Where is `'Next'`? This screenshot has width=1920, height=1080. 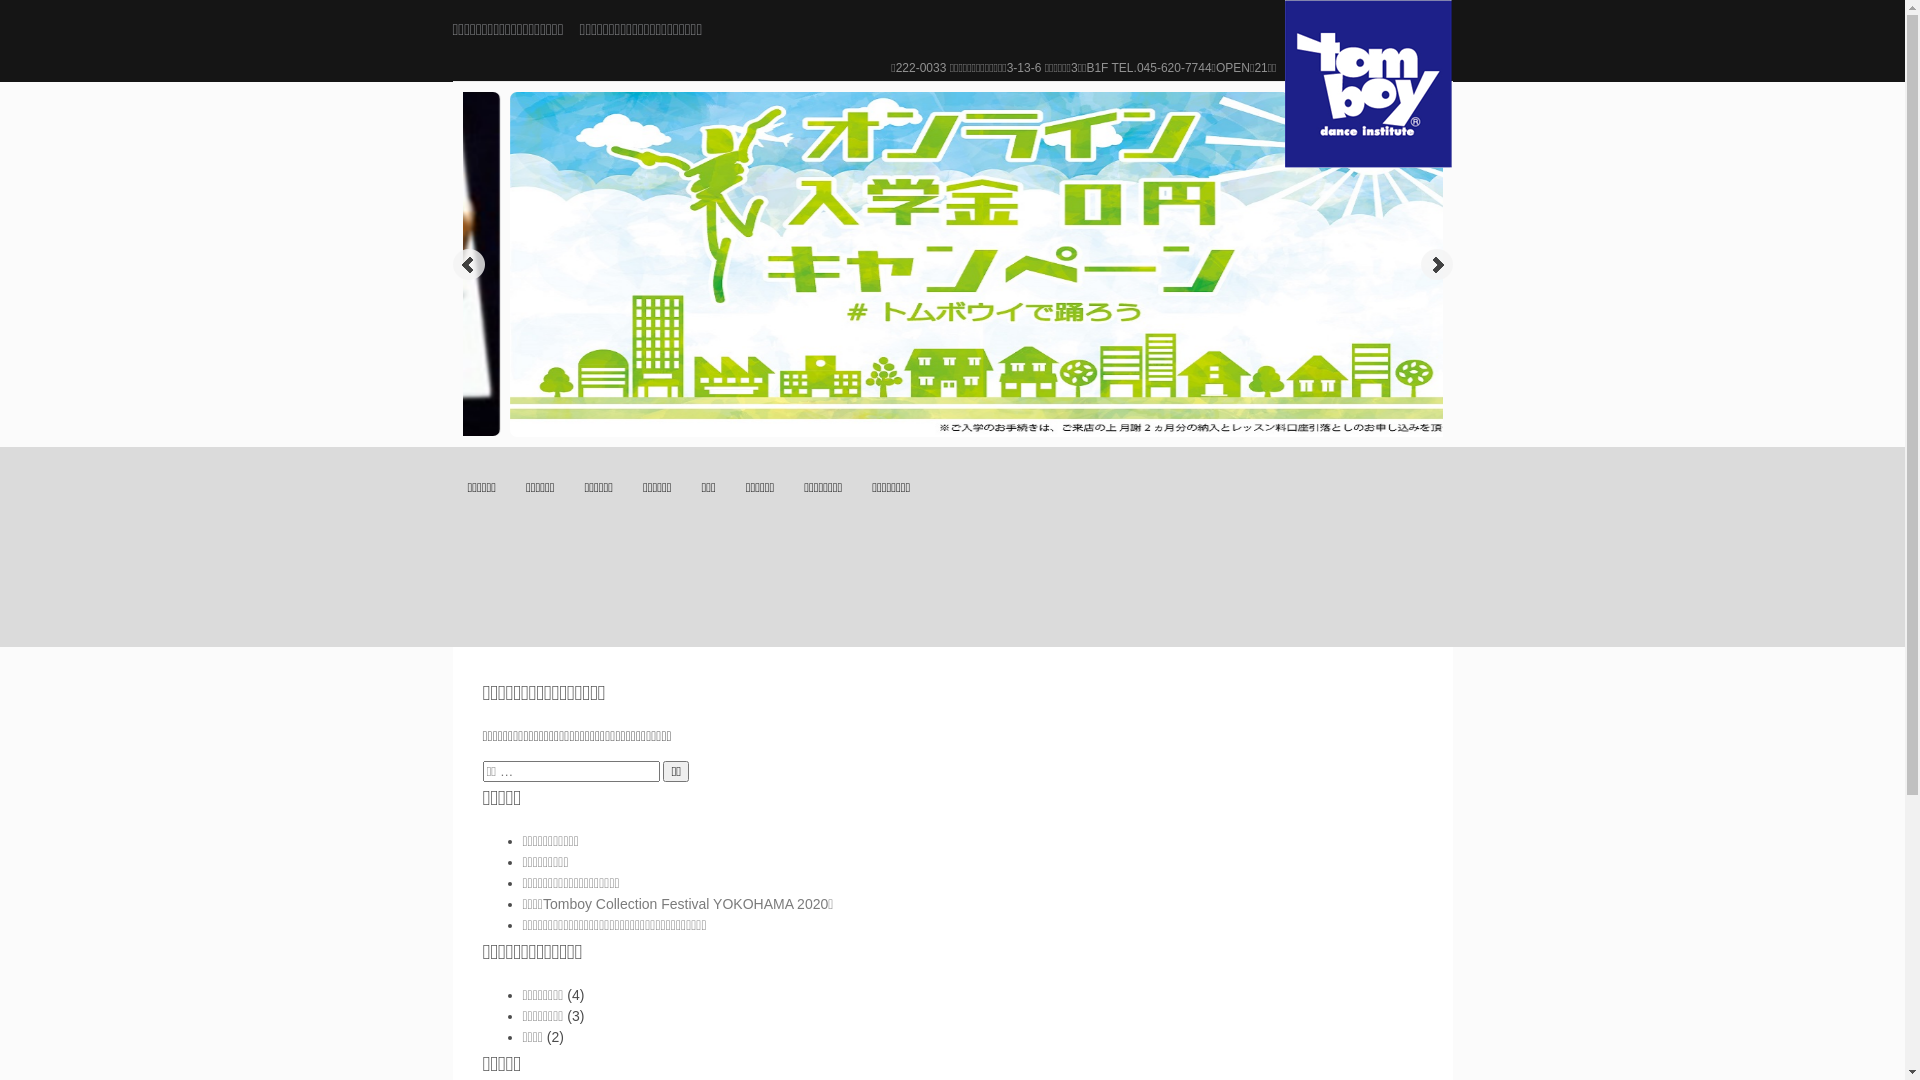 'Next' is located at coordinates (1434, 264).